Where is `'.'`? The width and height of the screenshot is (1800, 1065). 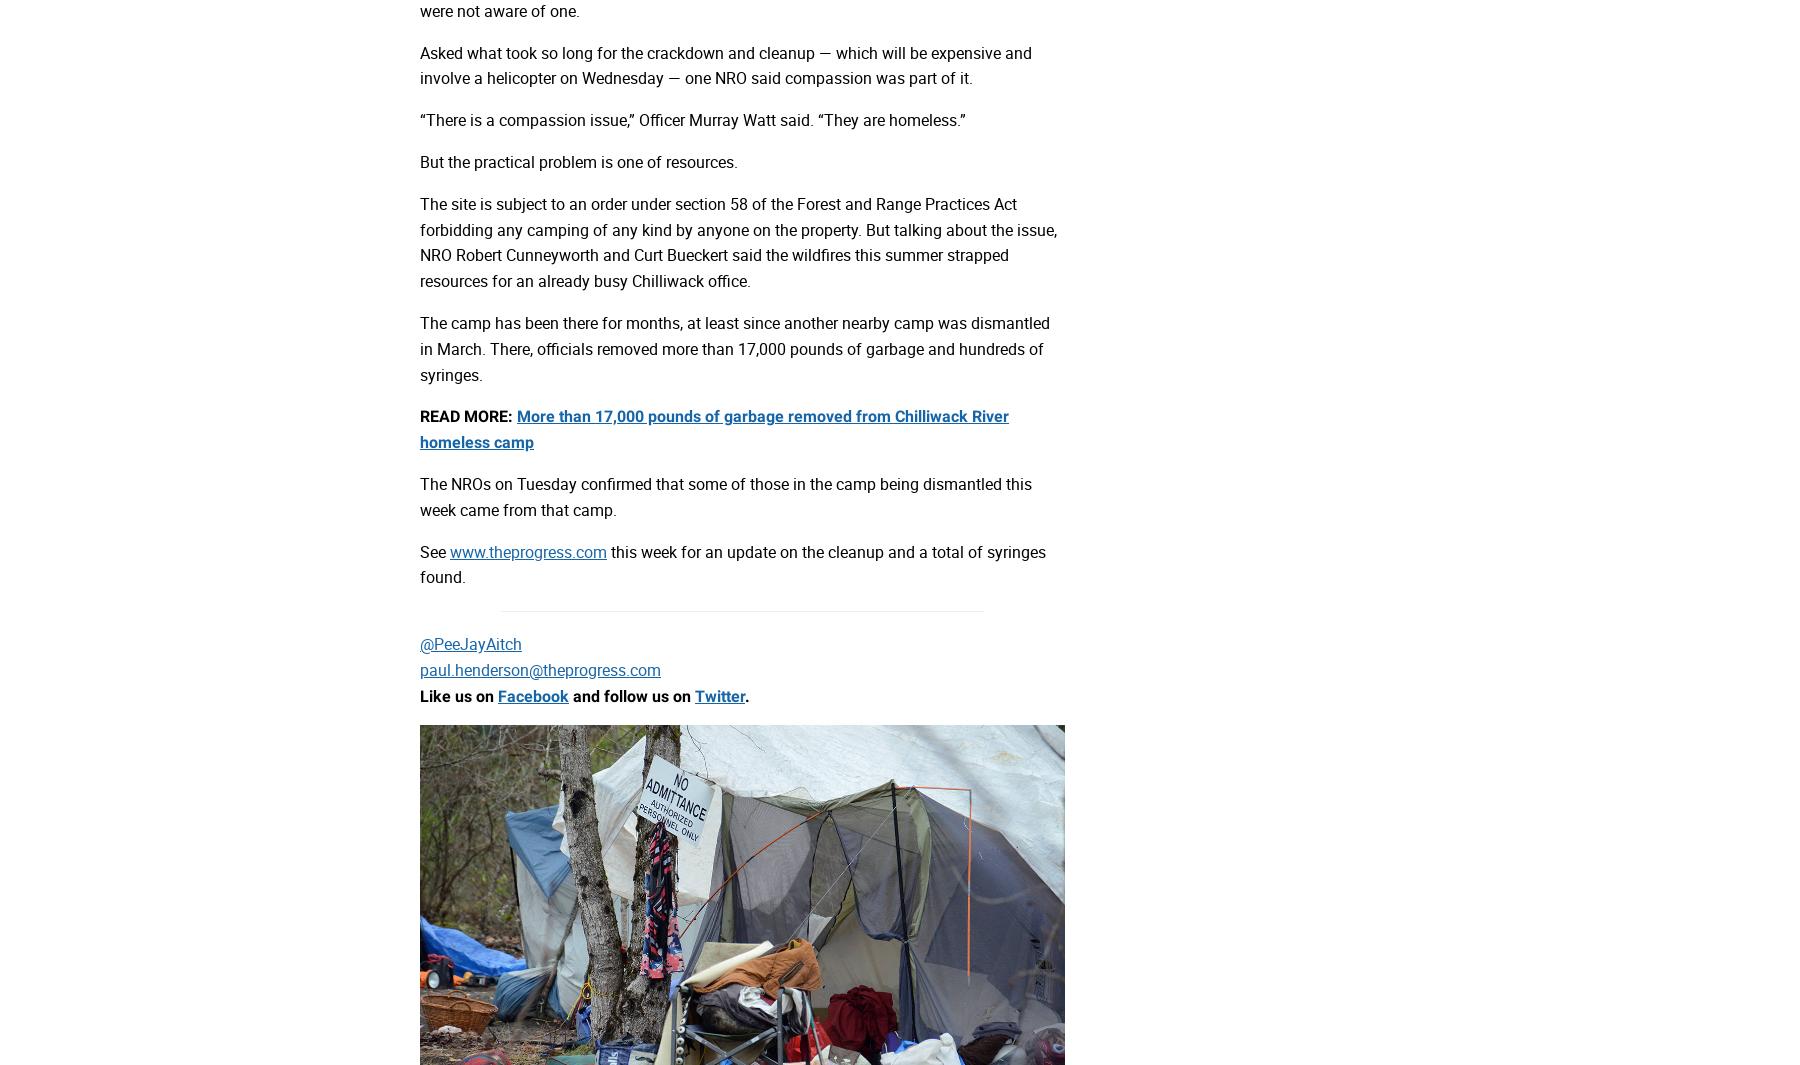 '.' is located at coordinates (746, 695).